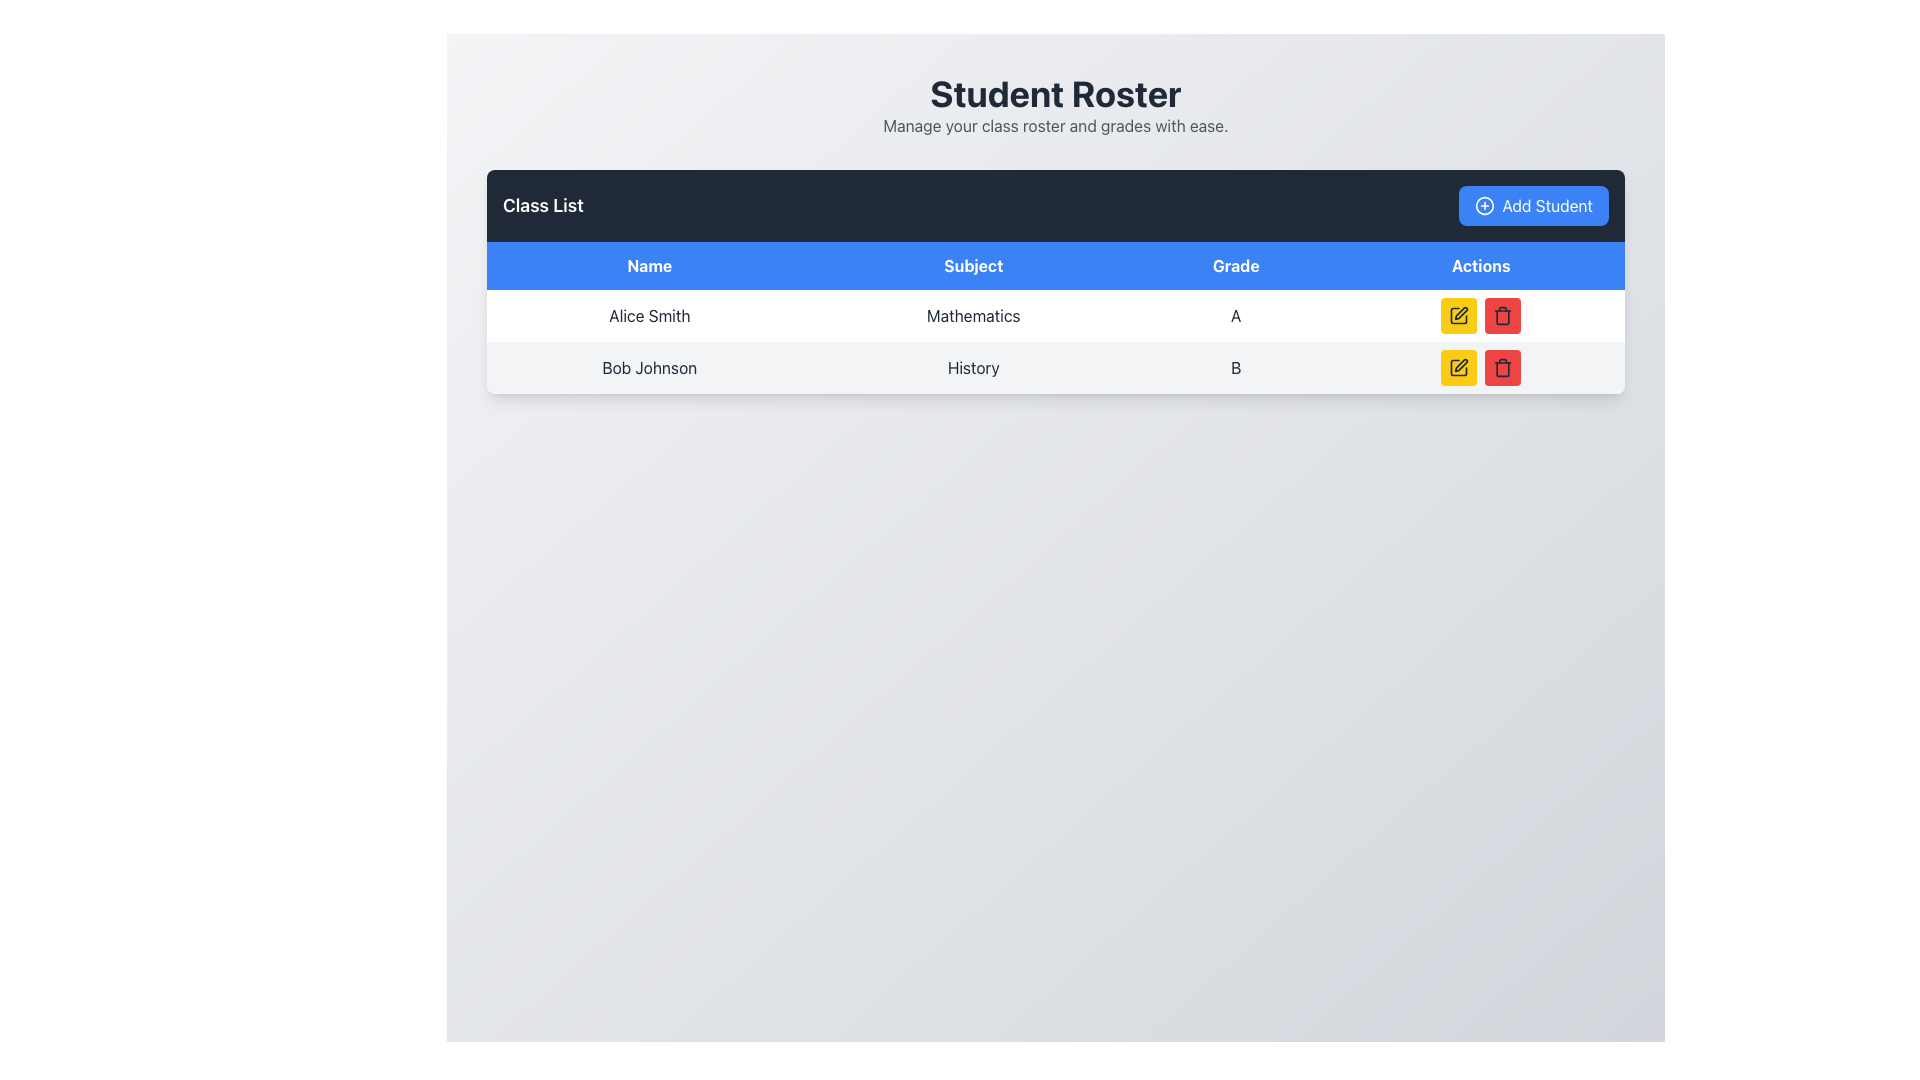 The width and height of the screenshot is (1920, 1080). What do you see at coordinates (1459, 367) in the screenshot?
I see `the edit icon for 'Bob Johnson' in the 'Actions' column of the Class List table by pressing the tab key, then activate it with the enter key` at bounding box center [1459, 367].